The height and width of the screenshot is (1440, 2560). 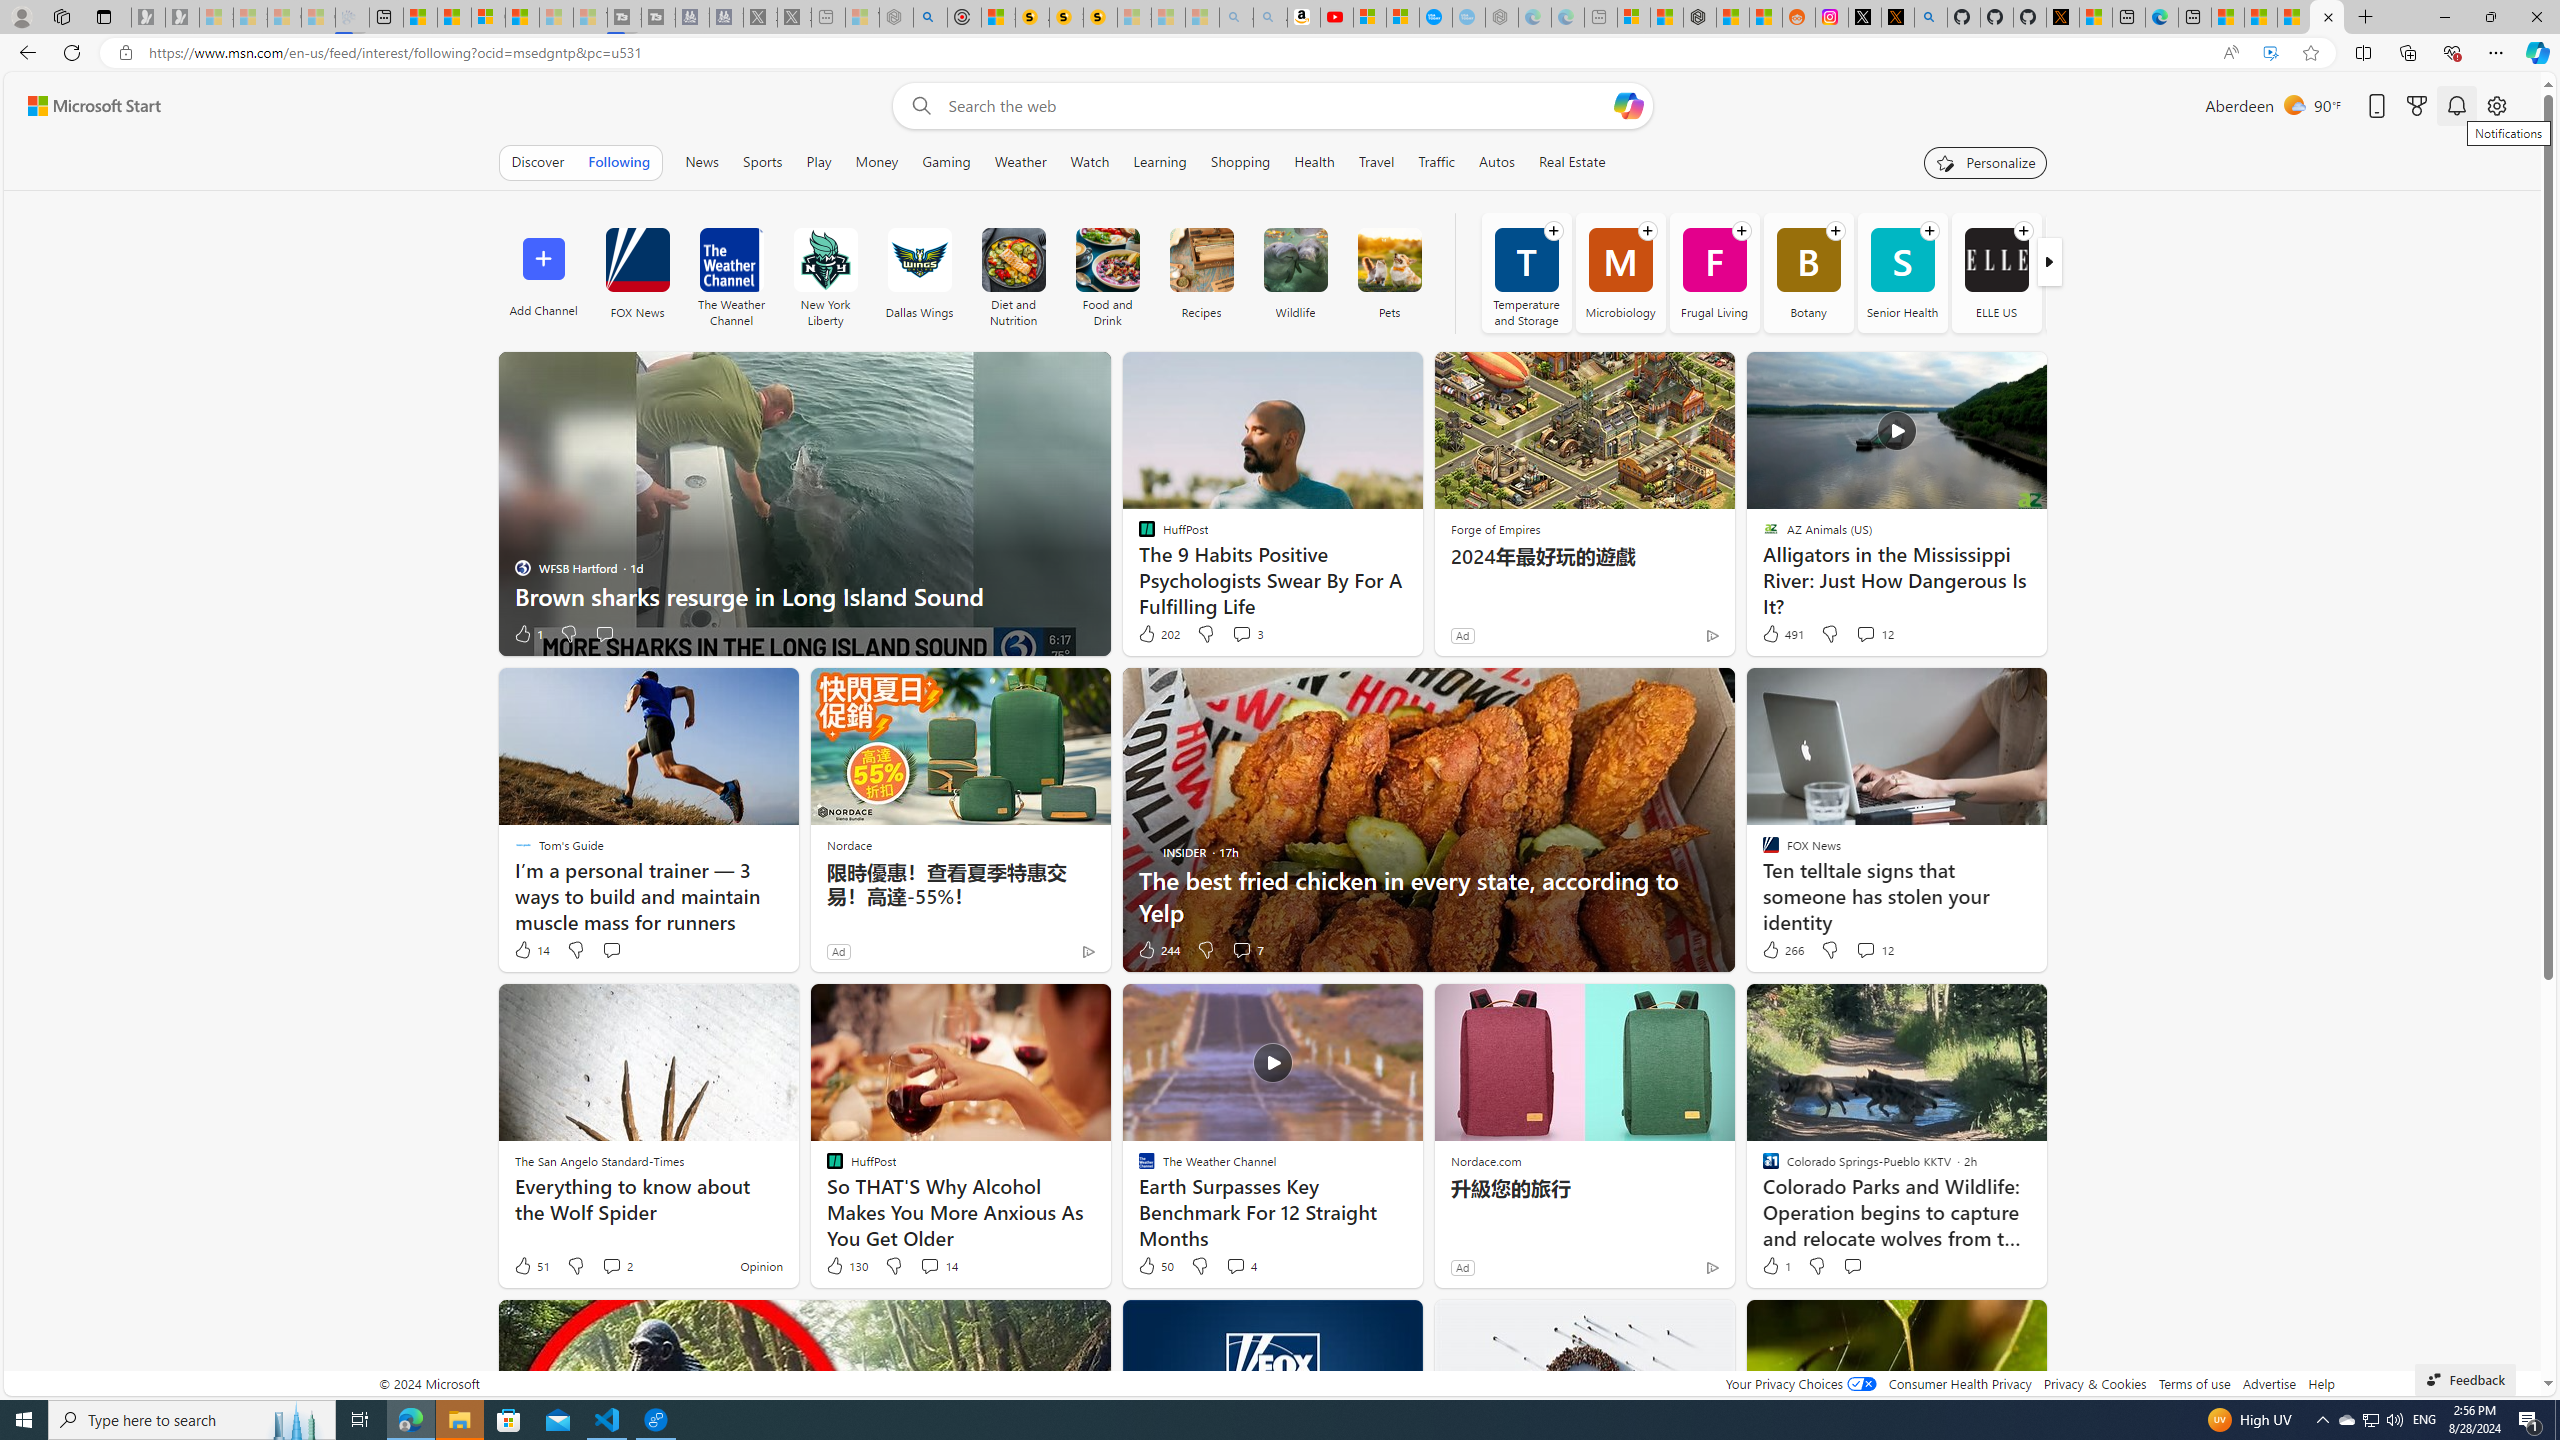 I want to click on 'amazon - Search - Sleeping', so click(x=1235, y=16).